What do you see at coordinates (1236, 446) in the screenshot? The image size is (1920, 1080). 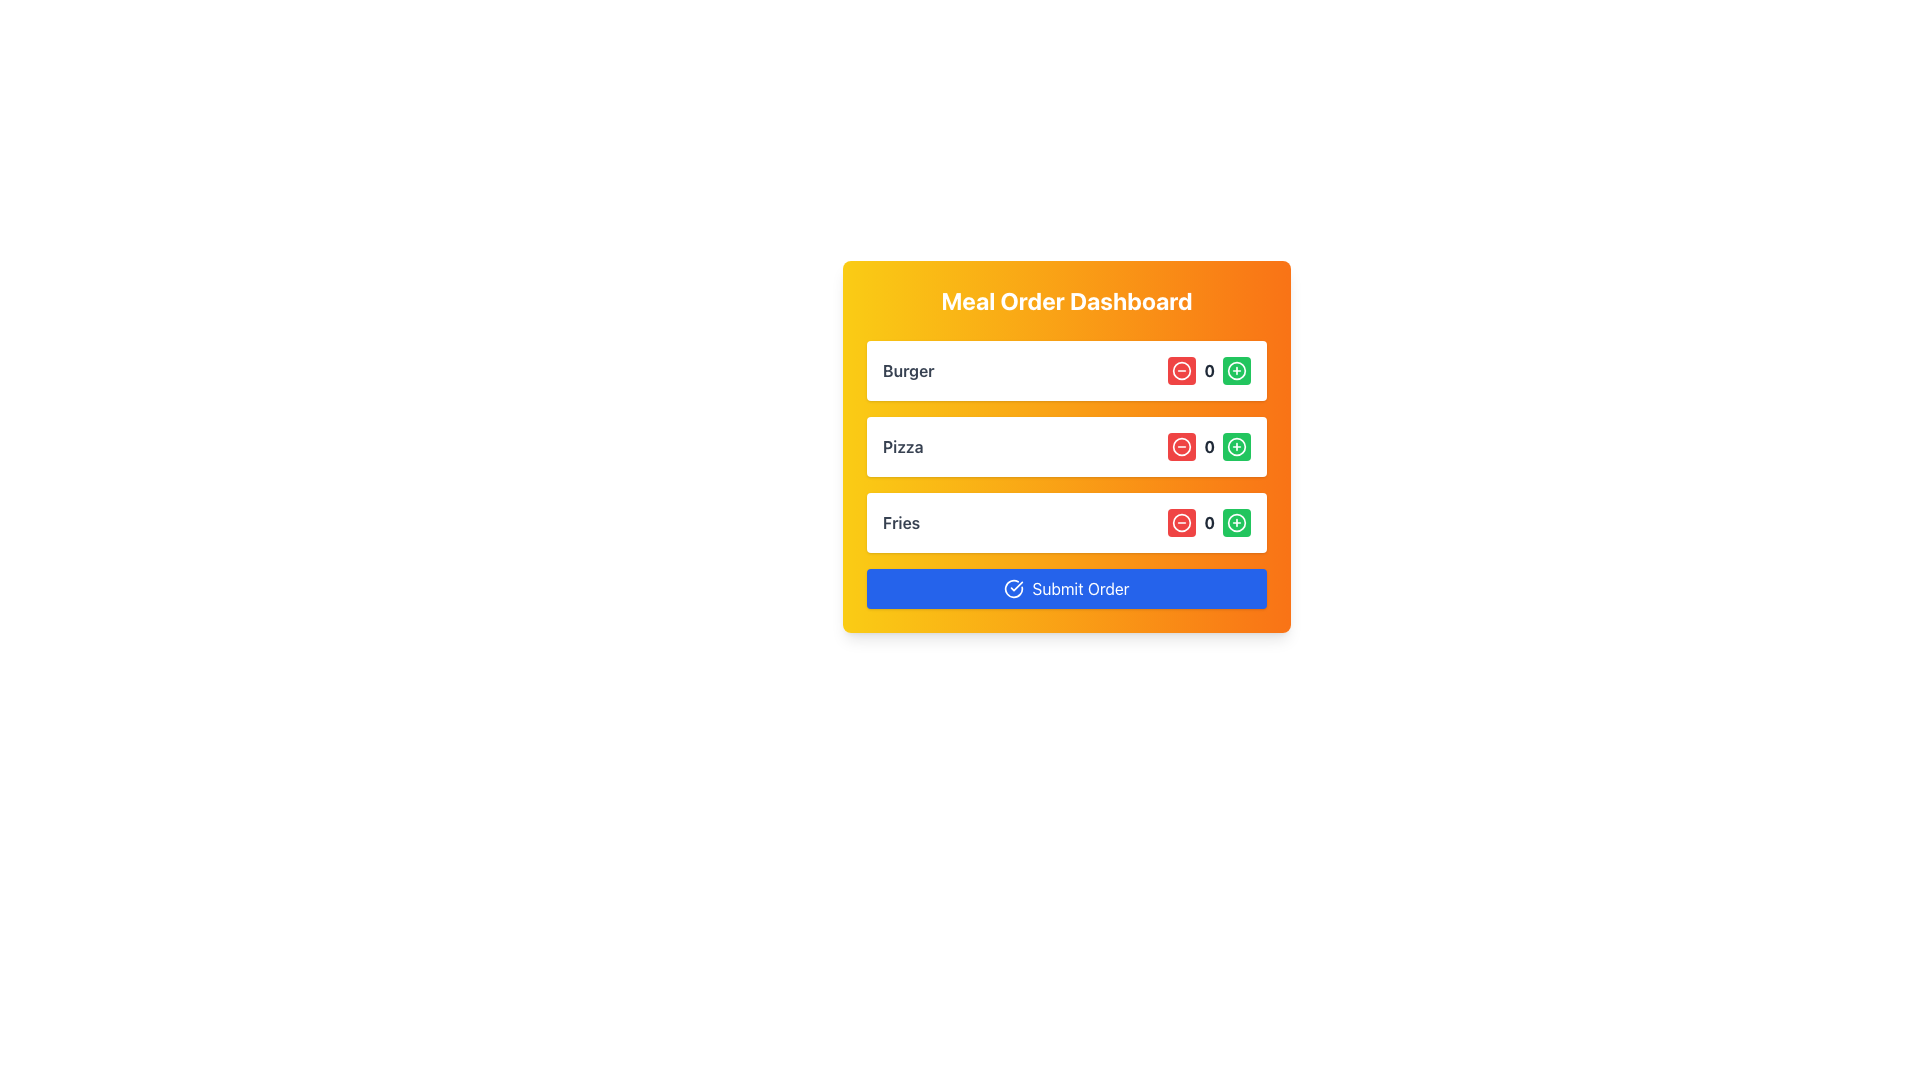 I see `the green circular button with a white plus icon, located to the far right of the horizontal grouping of elements` at bounding box center [1236, 446].